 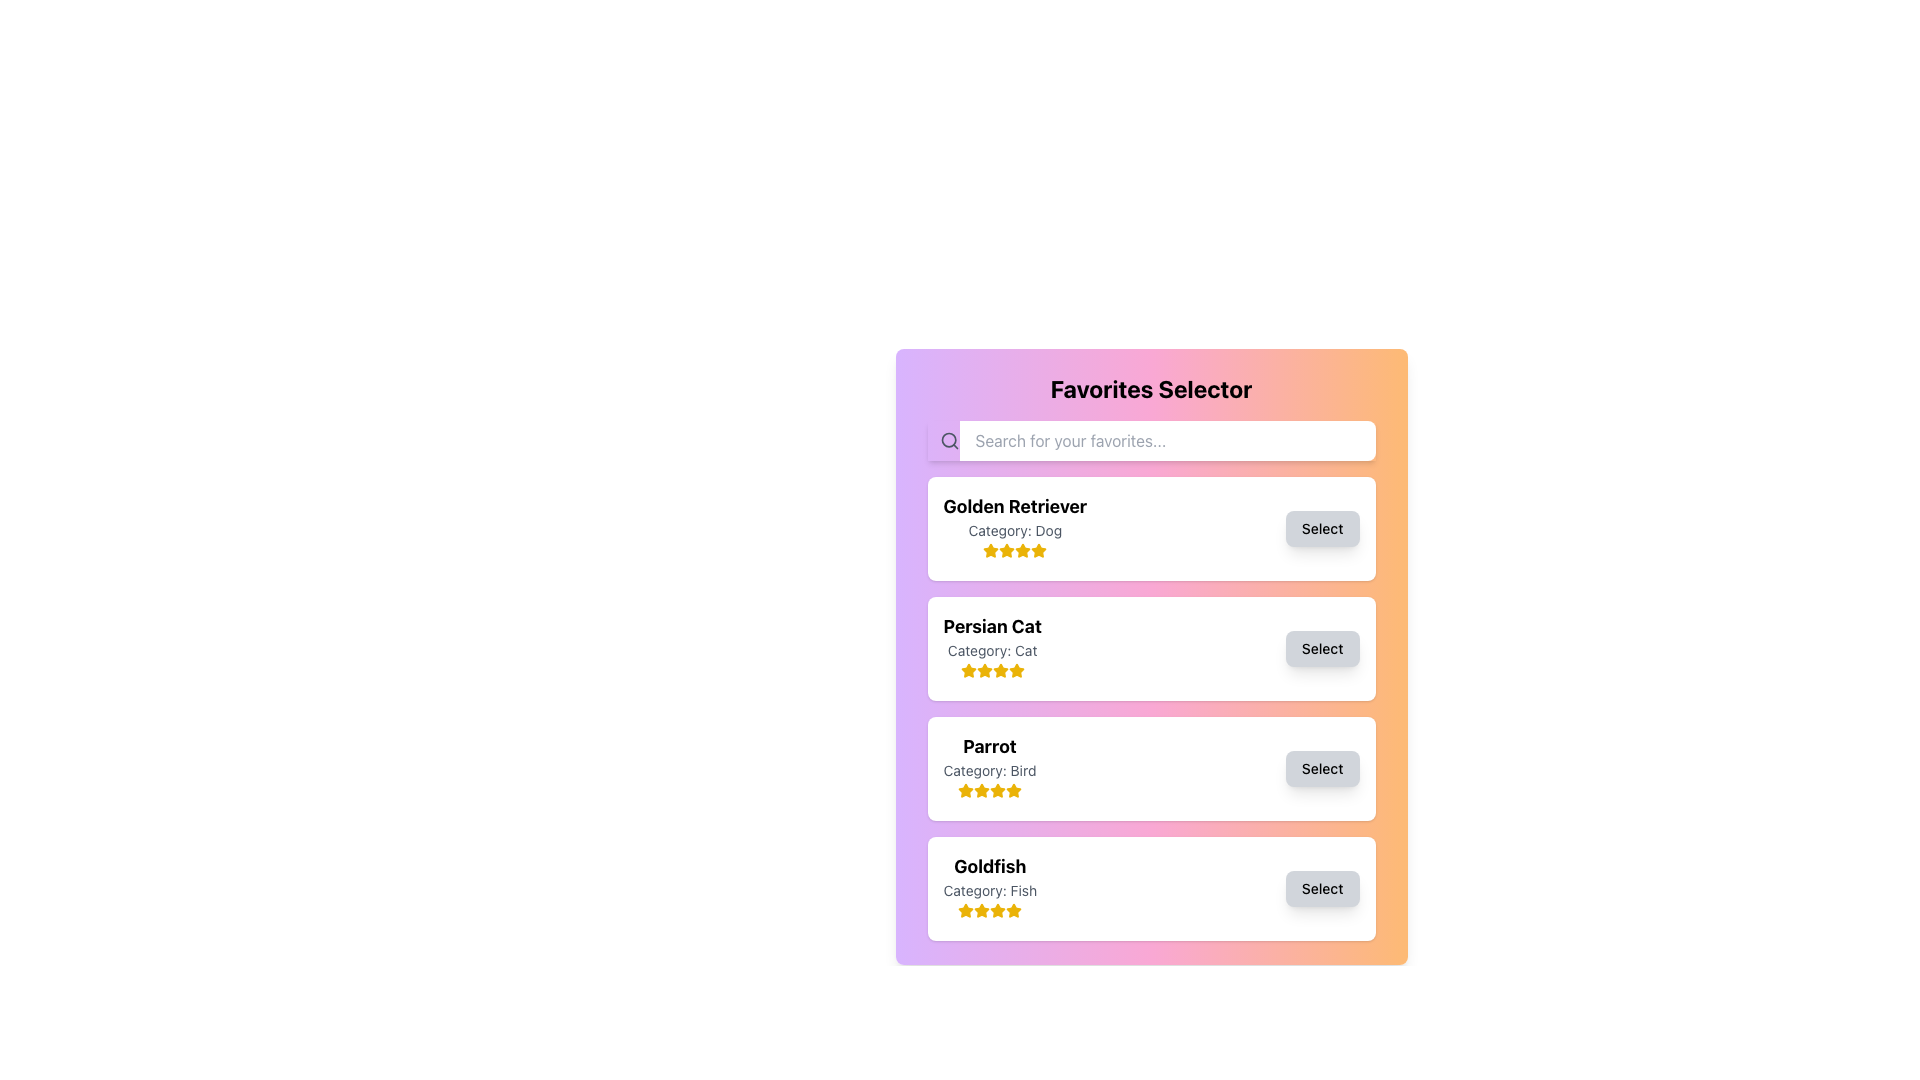 What do you see at coordinates (966, 910) in the screenshot?
I see `the first yellow five-pointed star icon` at bounding box center [966, 910].